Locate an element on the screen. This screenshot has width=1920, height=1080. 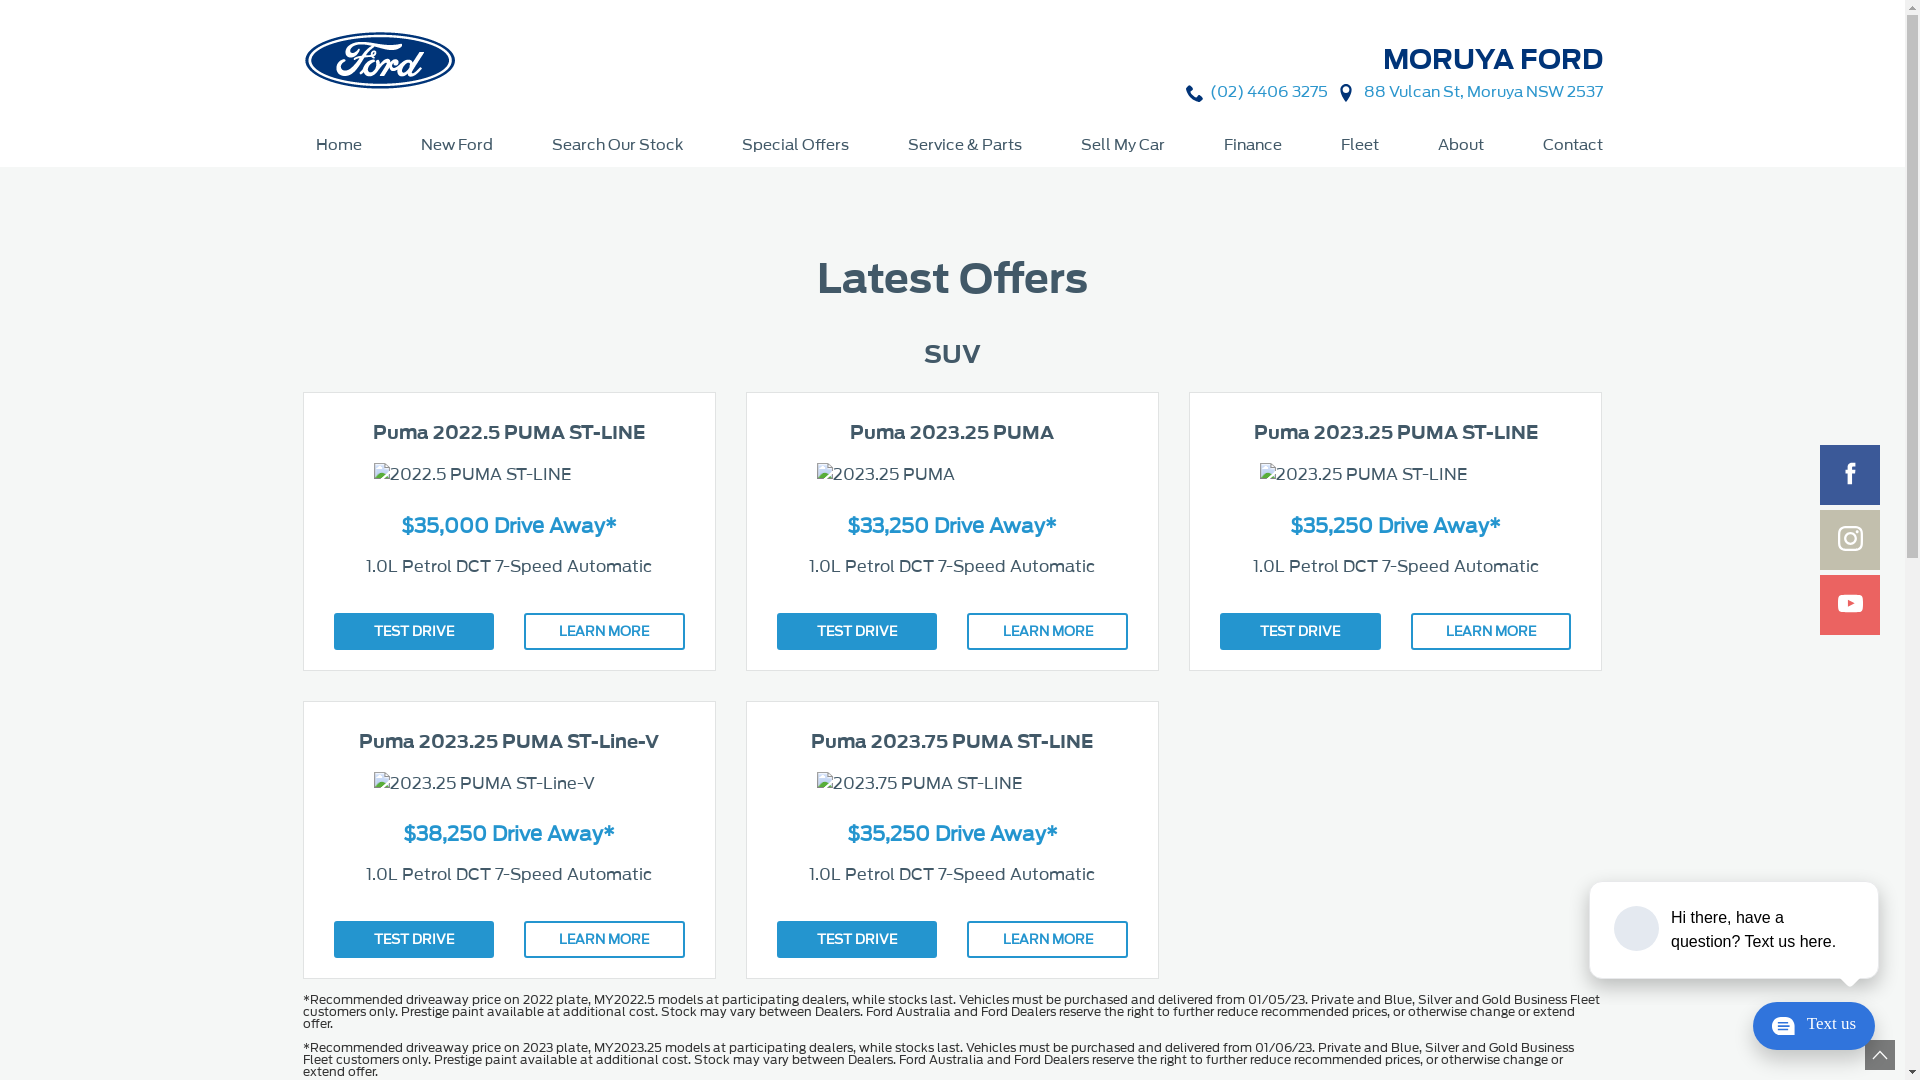
'About' is located at coordinates (1459, 144).